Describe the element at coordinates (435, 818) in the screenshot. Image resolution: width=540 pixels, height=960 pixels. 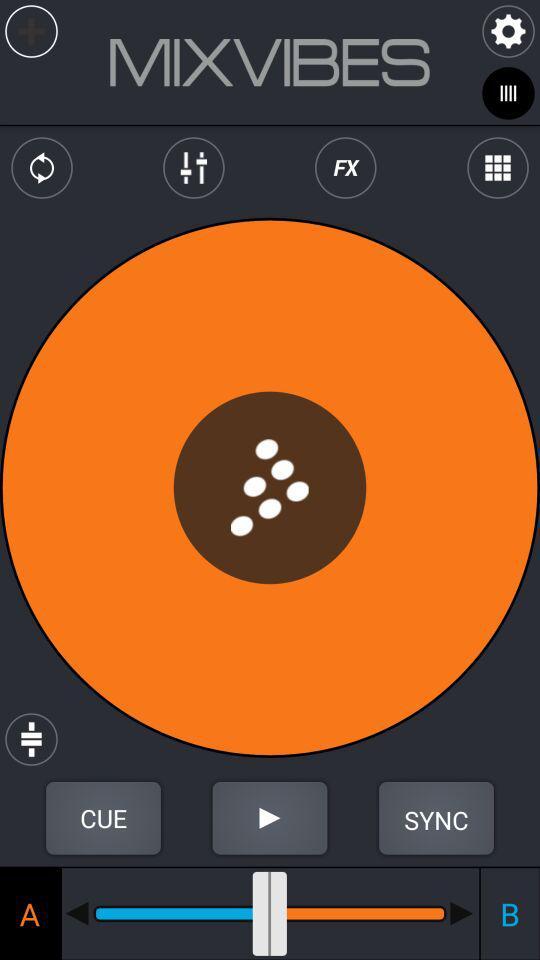
I see `icon above the b icon` at that location.